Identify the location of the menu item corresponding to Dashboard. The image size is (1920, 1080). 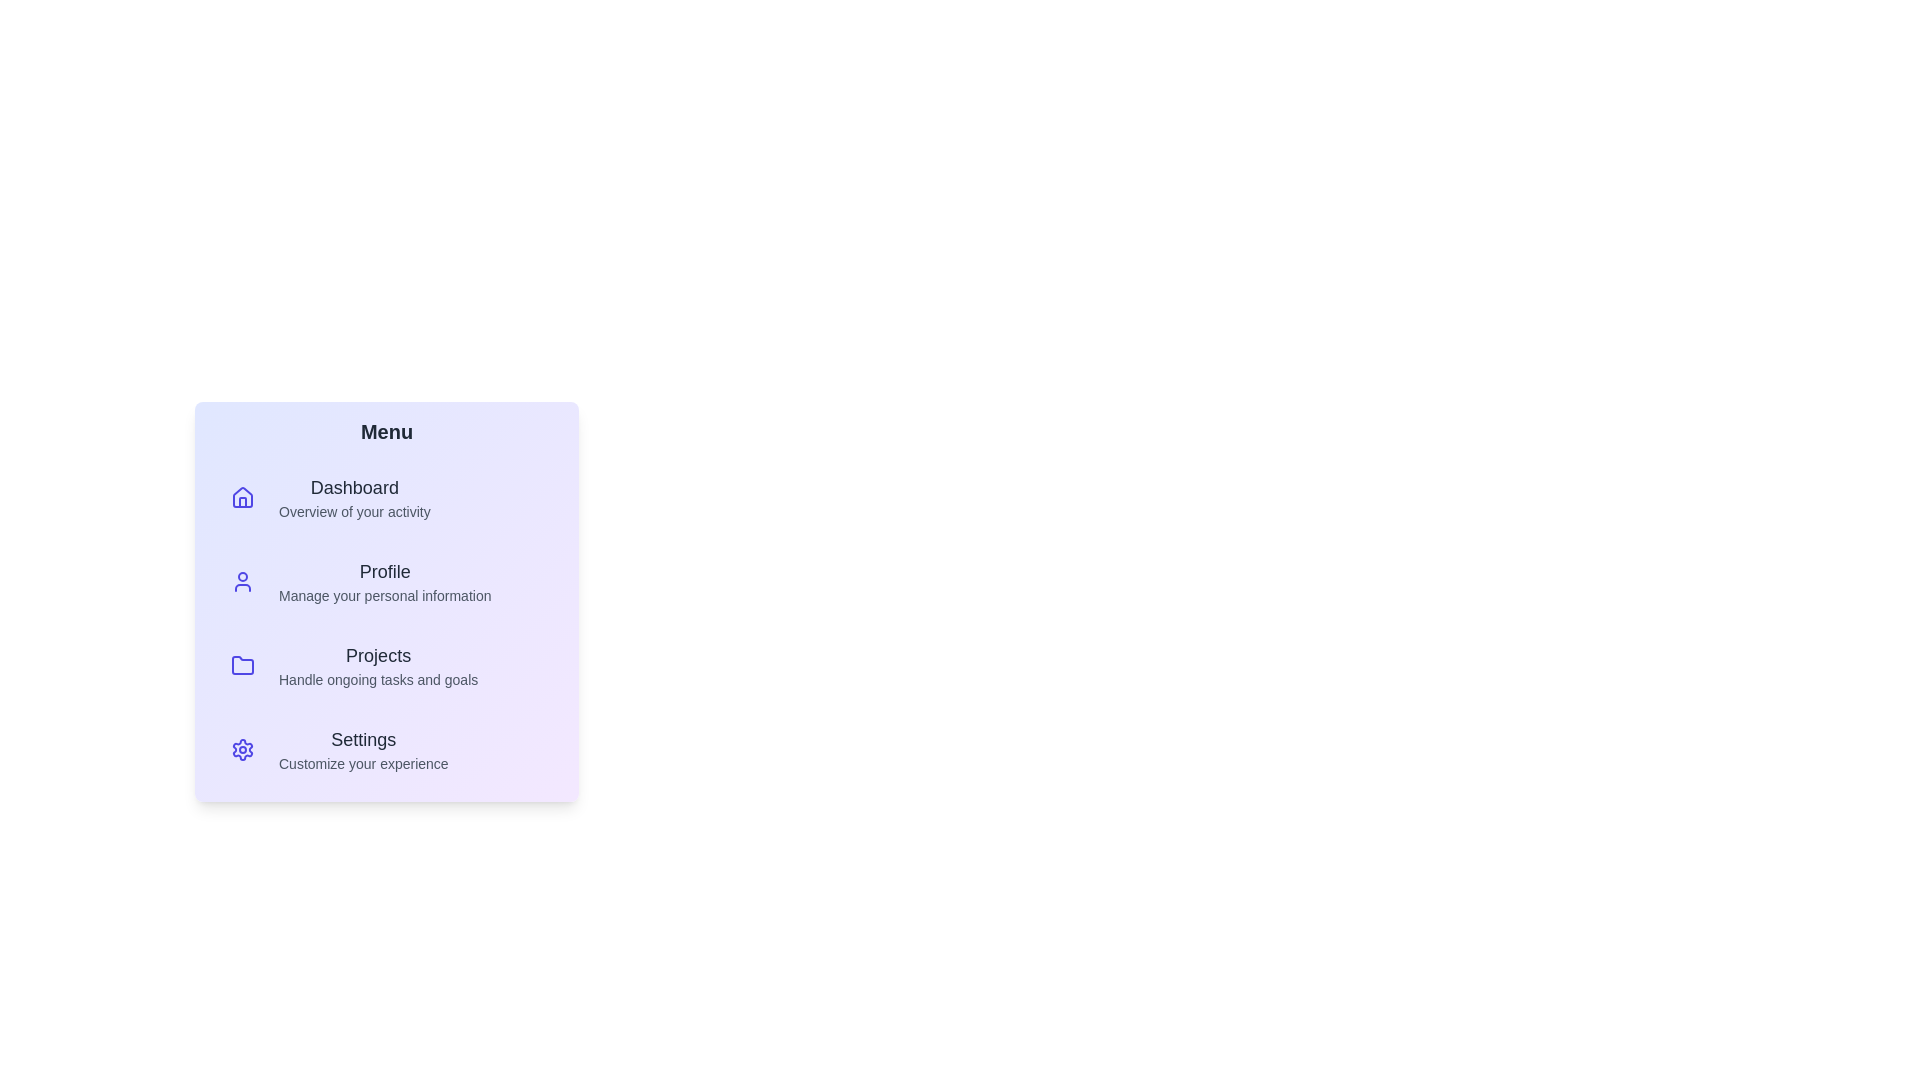
(387, 496).